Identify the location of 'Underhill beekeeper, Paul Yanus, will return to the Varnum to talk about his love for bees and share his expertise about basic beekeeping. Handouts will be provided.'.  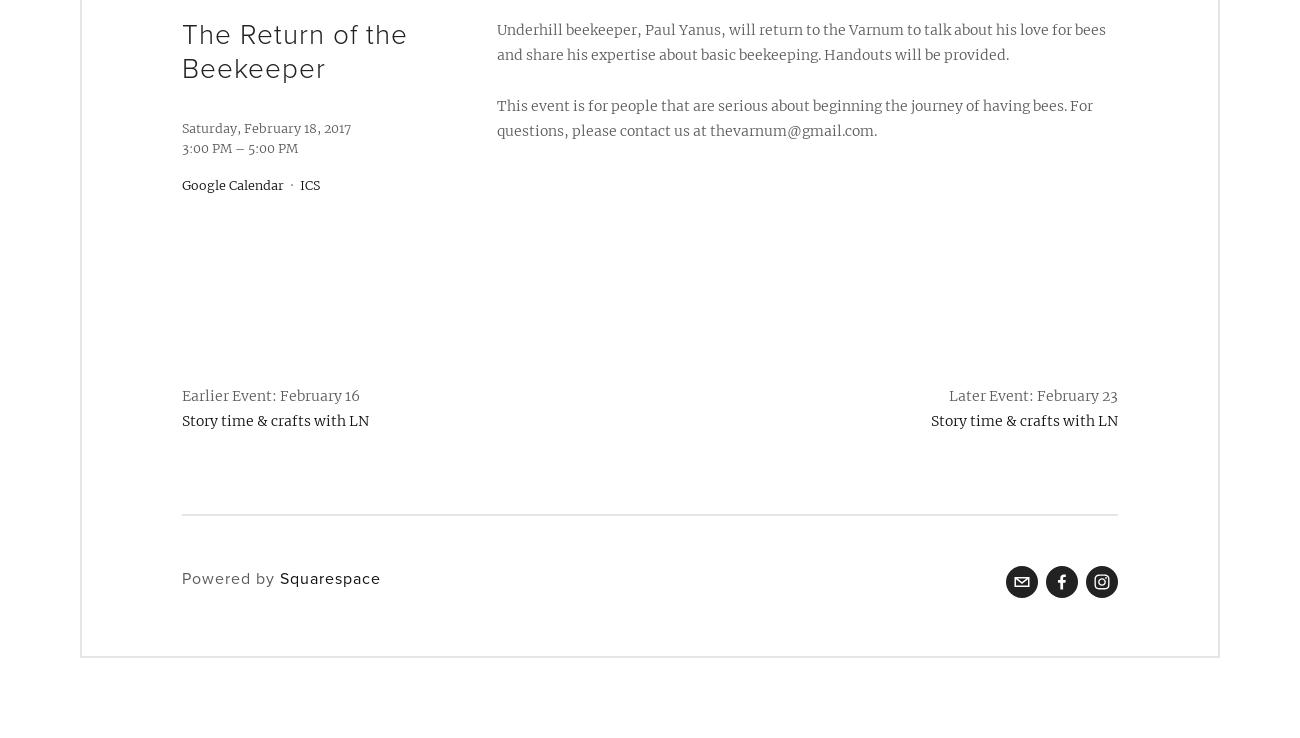
(799, 41).